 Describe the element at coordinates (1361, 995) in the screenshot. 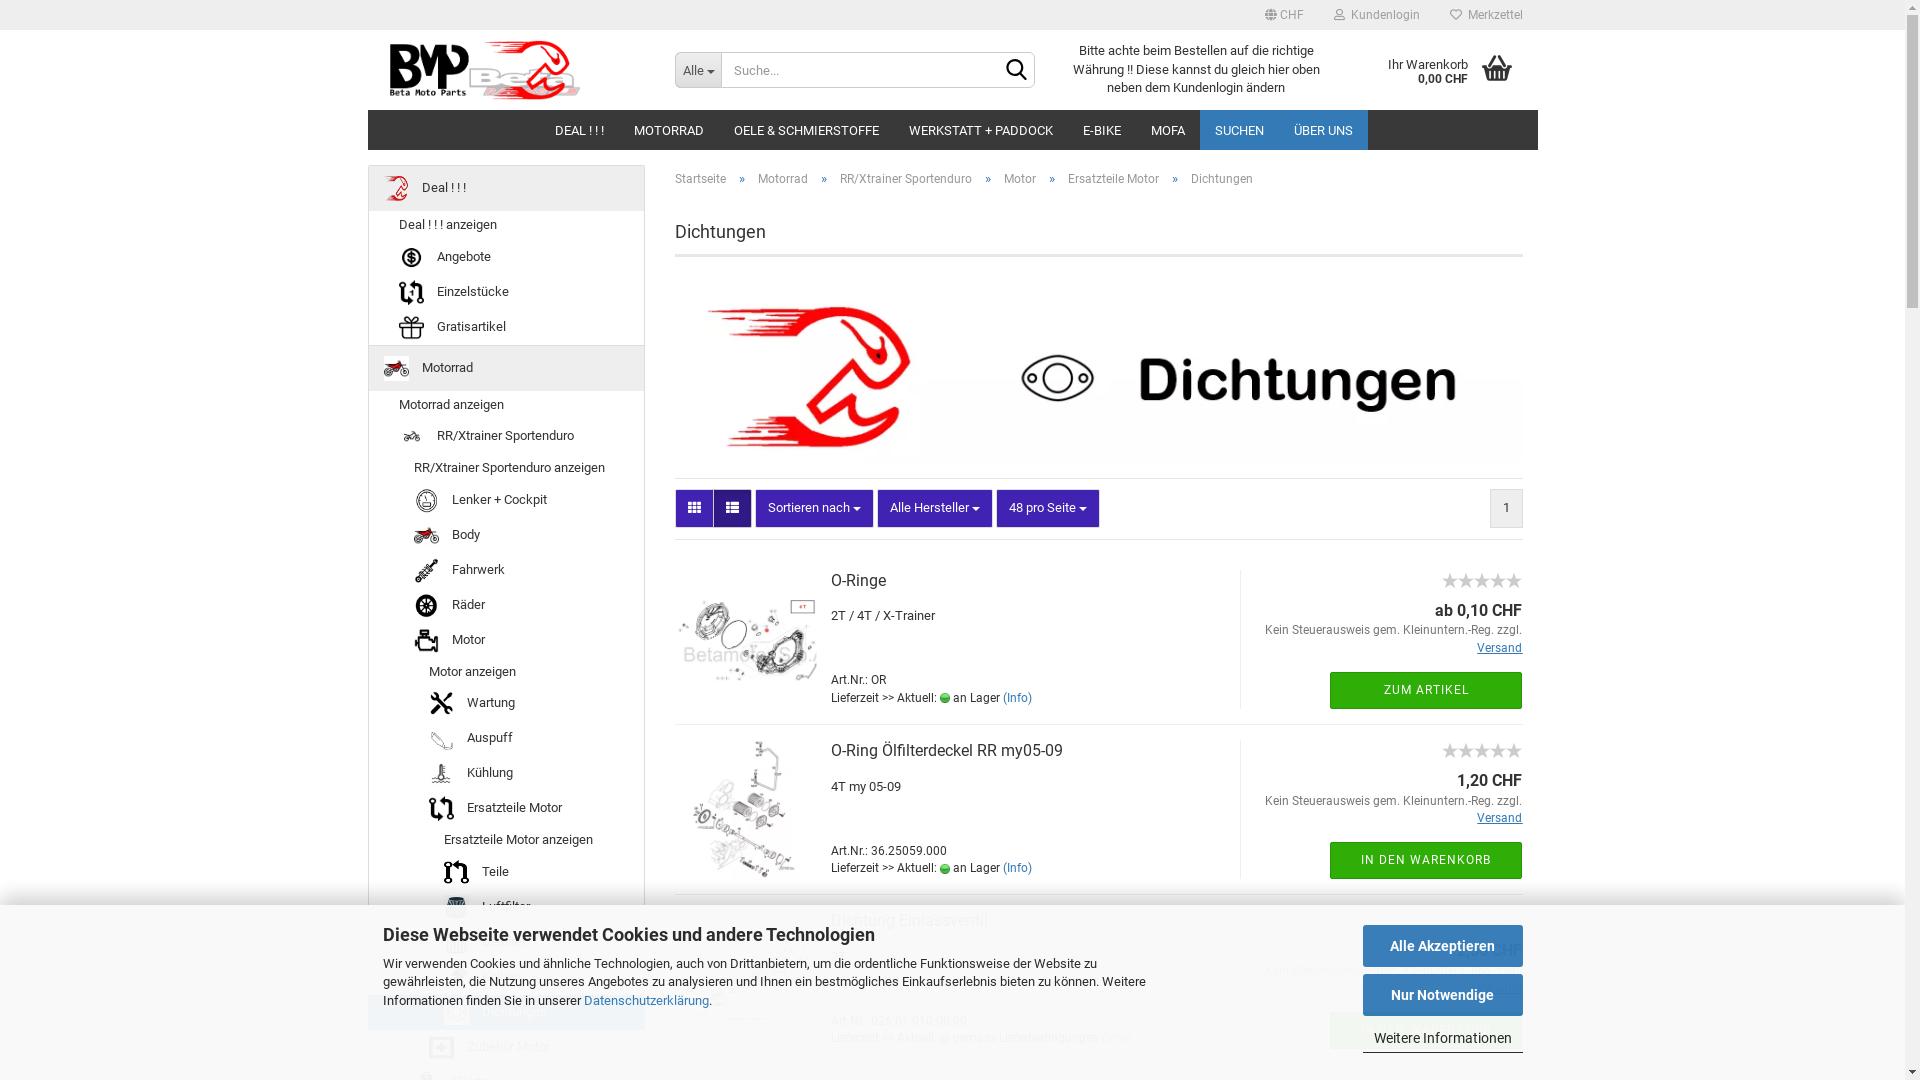

I see `'Nur Notwendige'` at that location.